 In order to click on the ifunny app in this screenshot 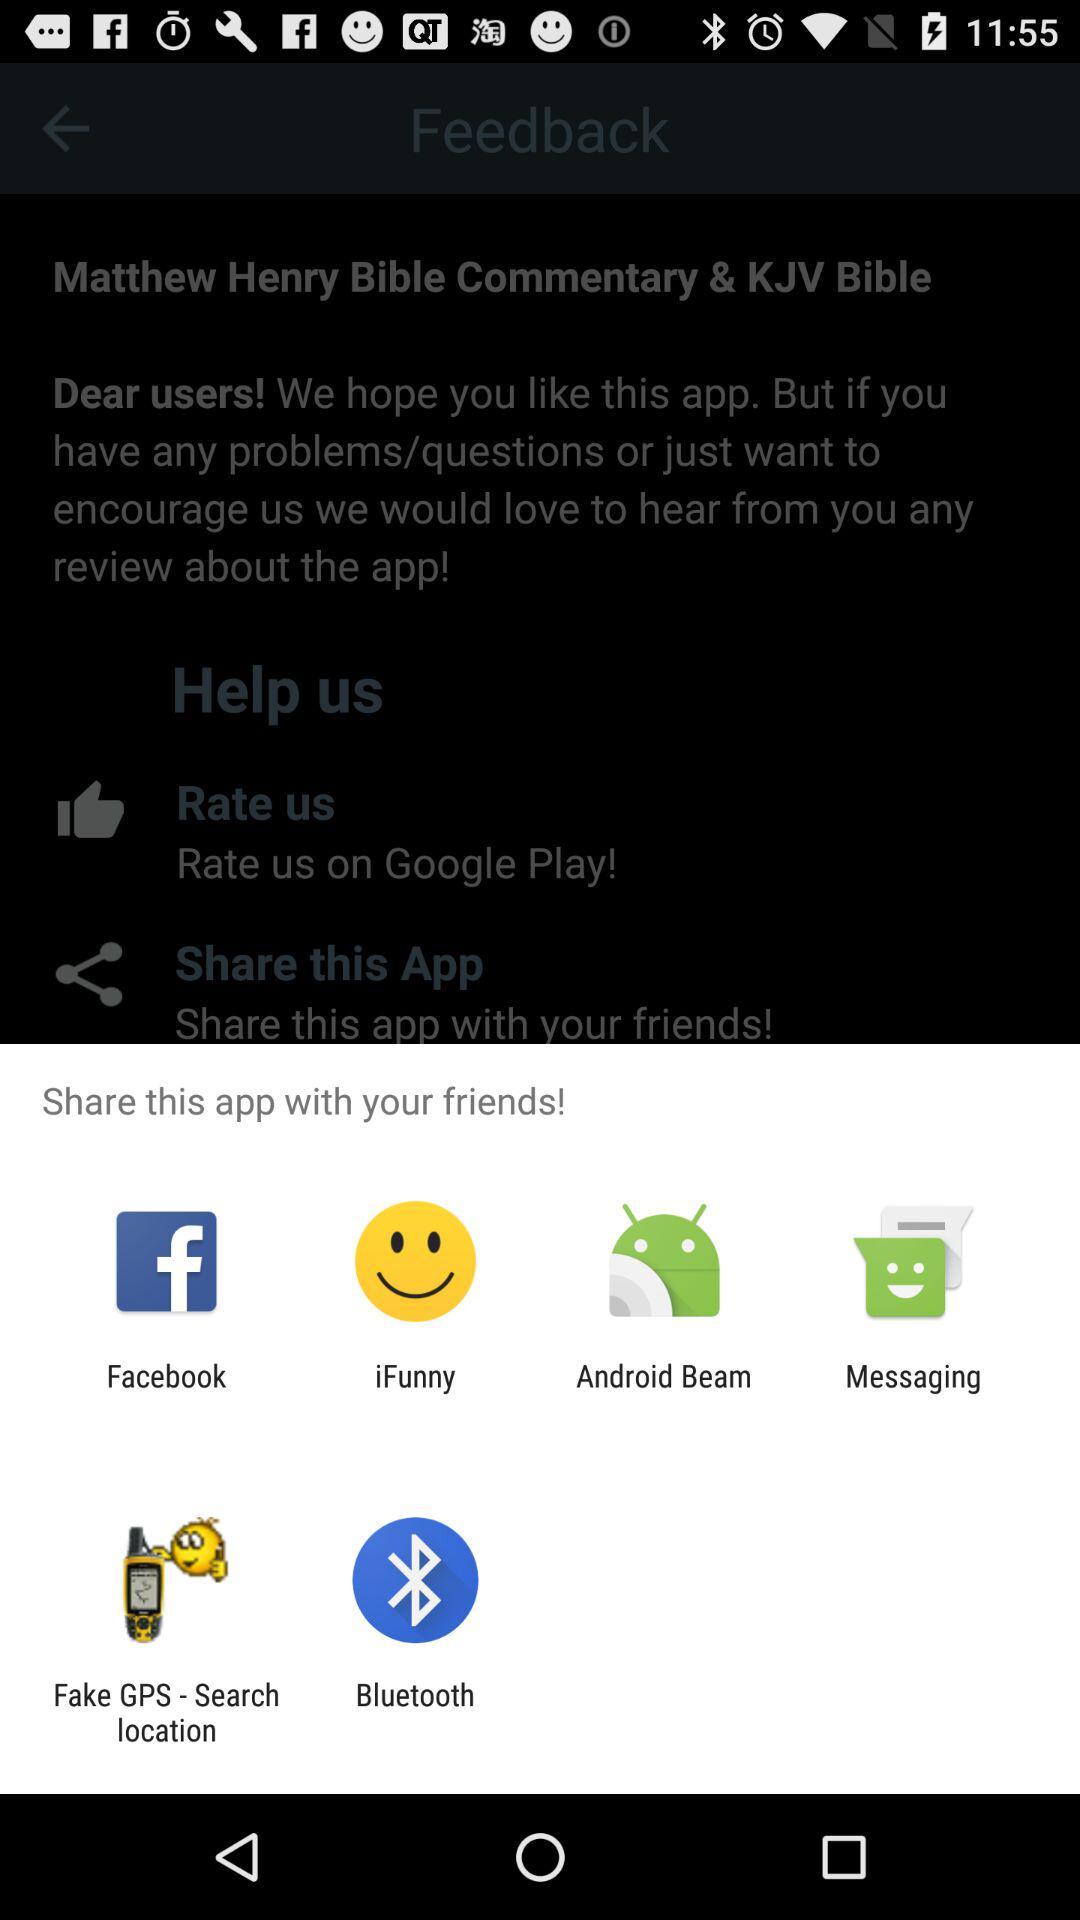, I will do `click(414, 1392)`.